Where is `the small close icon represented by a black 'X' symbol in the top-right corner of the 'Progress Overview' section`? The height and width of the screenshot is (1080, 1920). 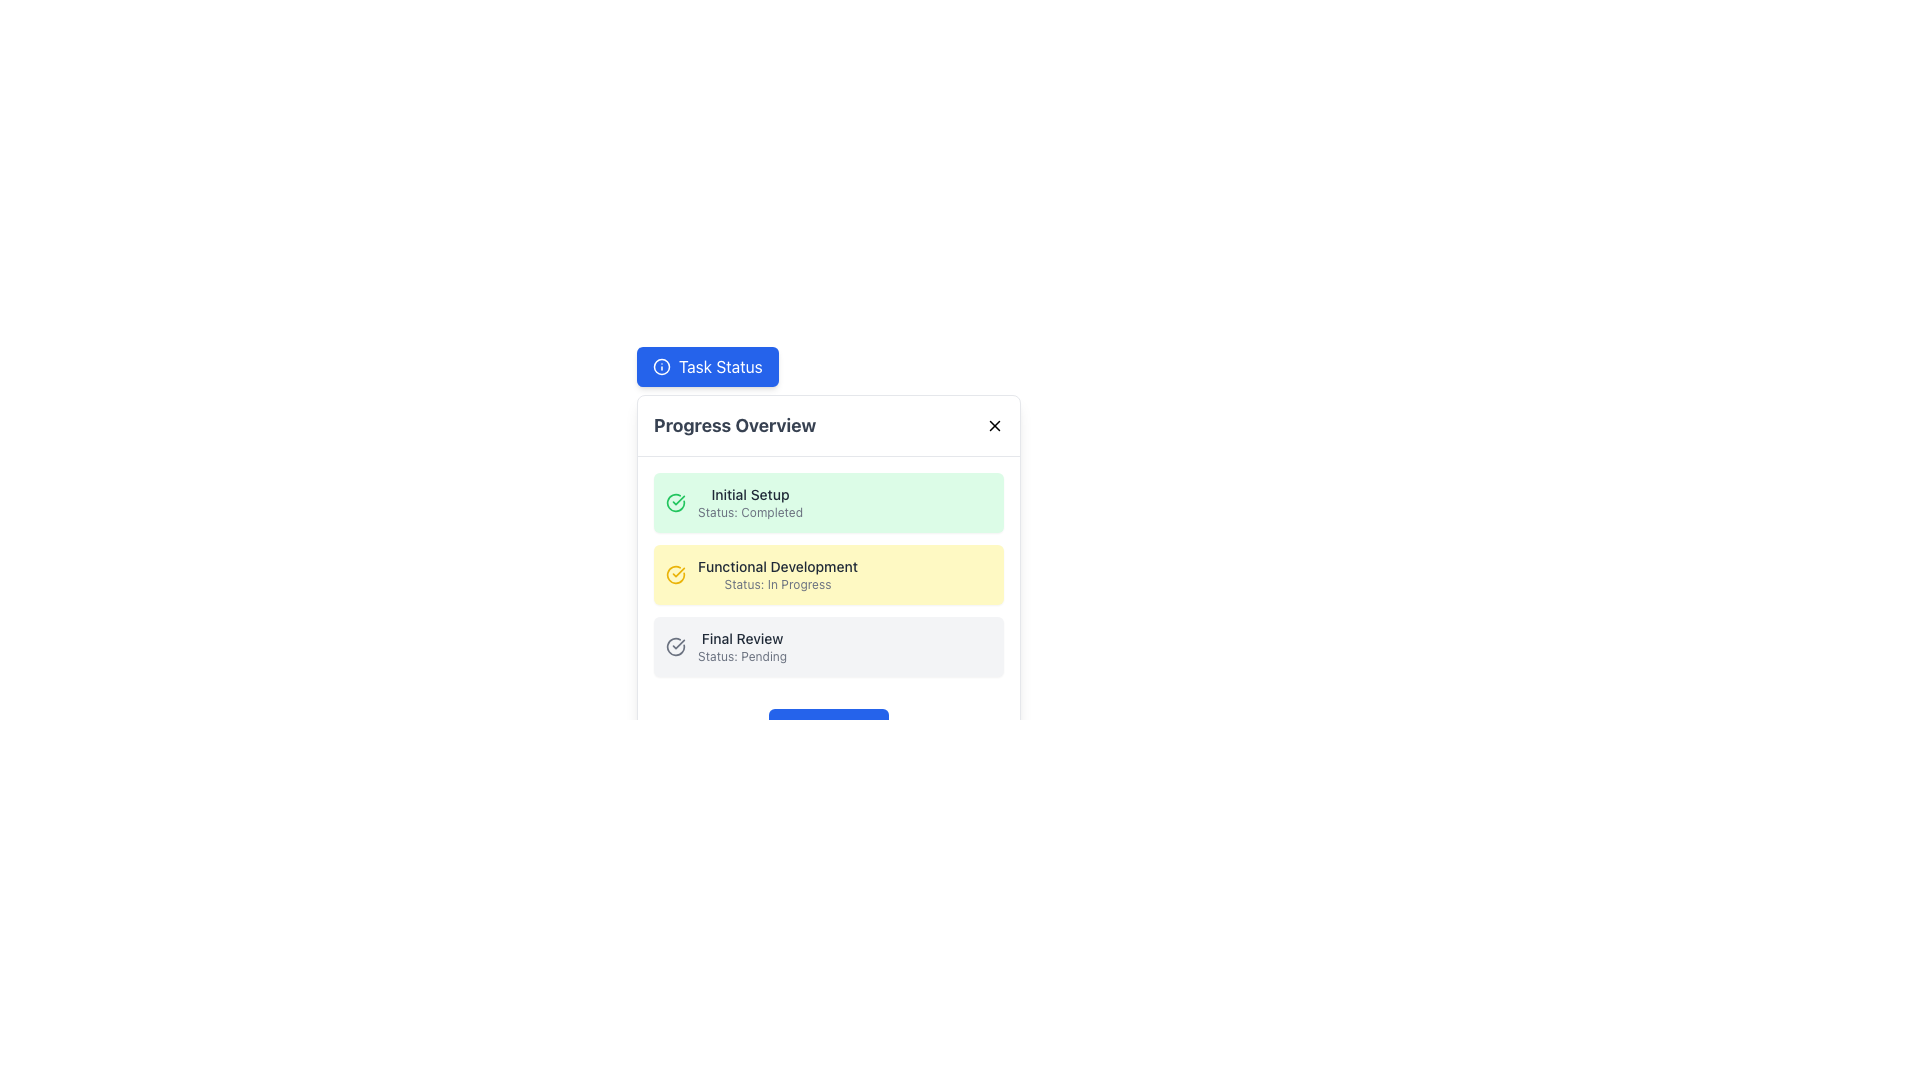 the small close icon represented by a black 'X' symbol in the top-right corner of the 'Progress Overview' section is located at coordinates (994, 424).